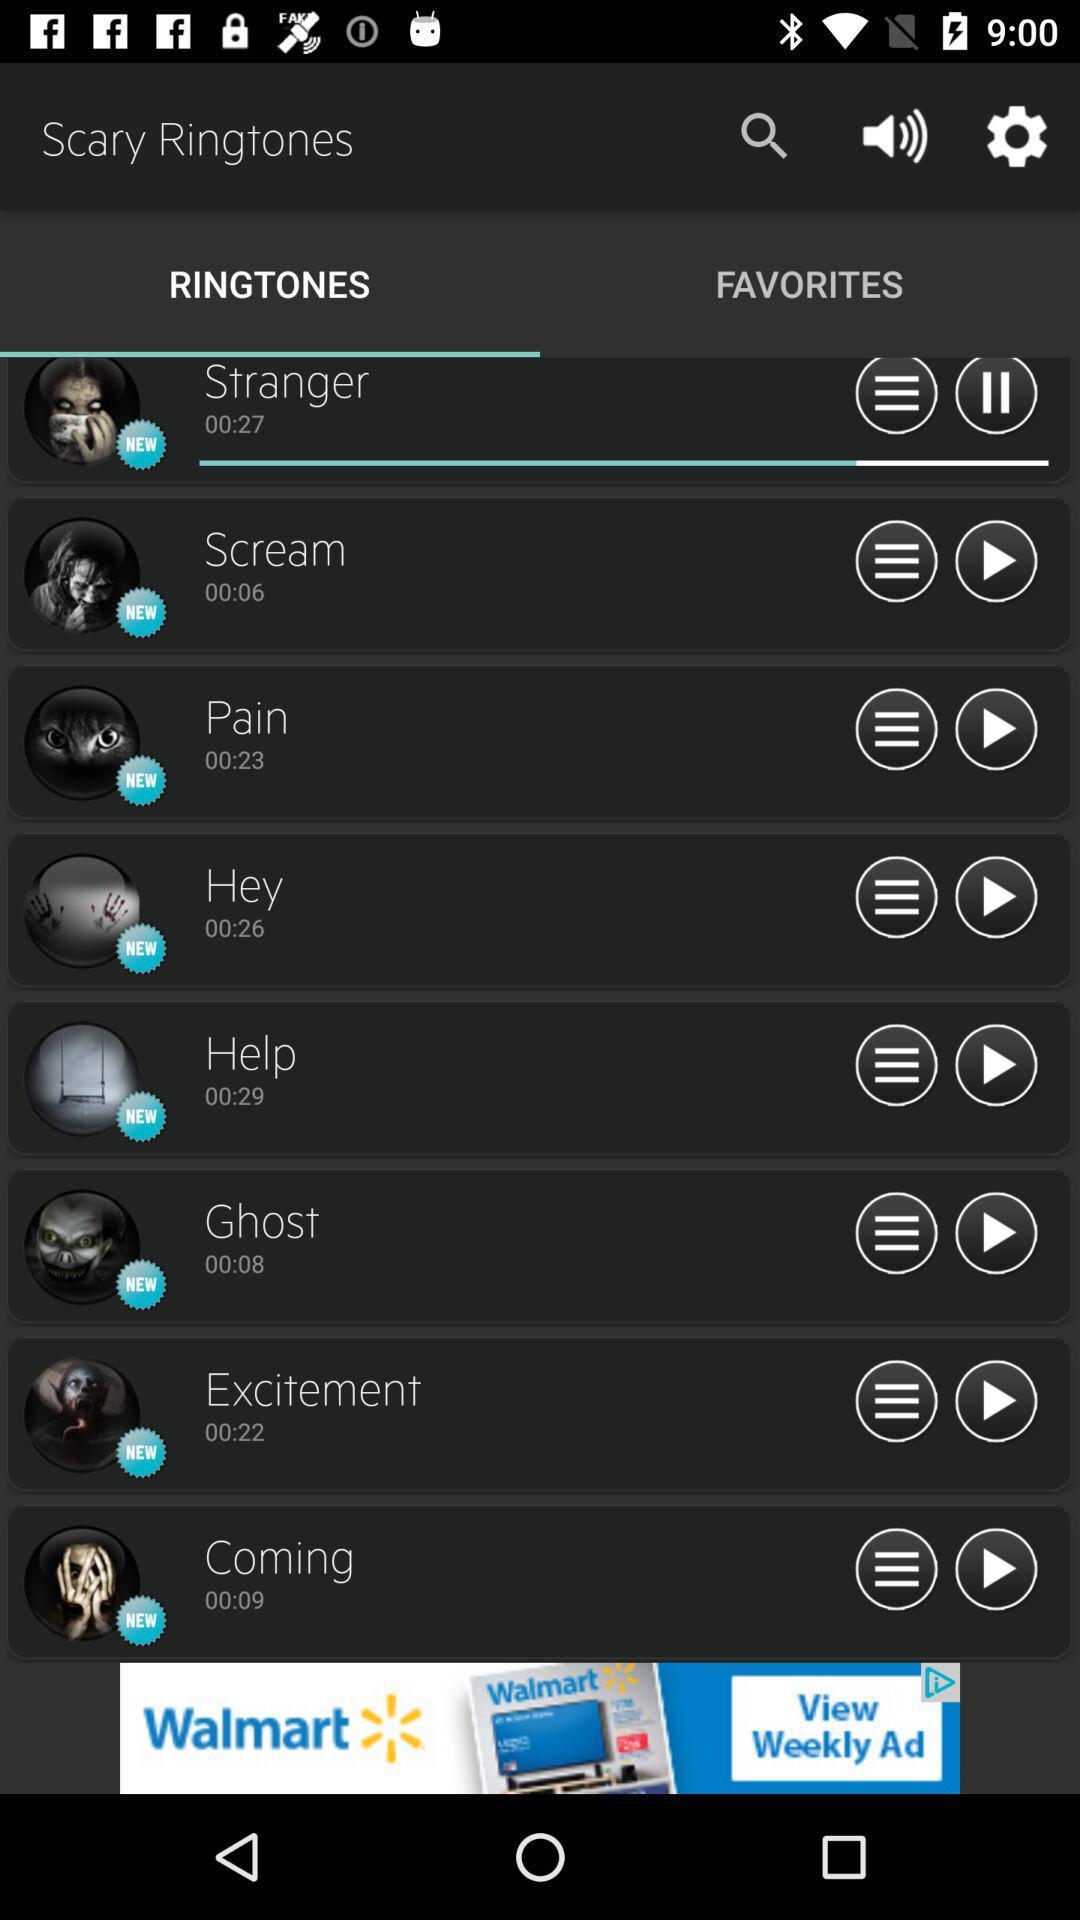 The width and height of the screenshot is (1080, 1920). What do you see at coordinates (995, 729) in the screenshot?
I see `play` at bounding box center [995, 729].